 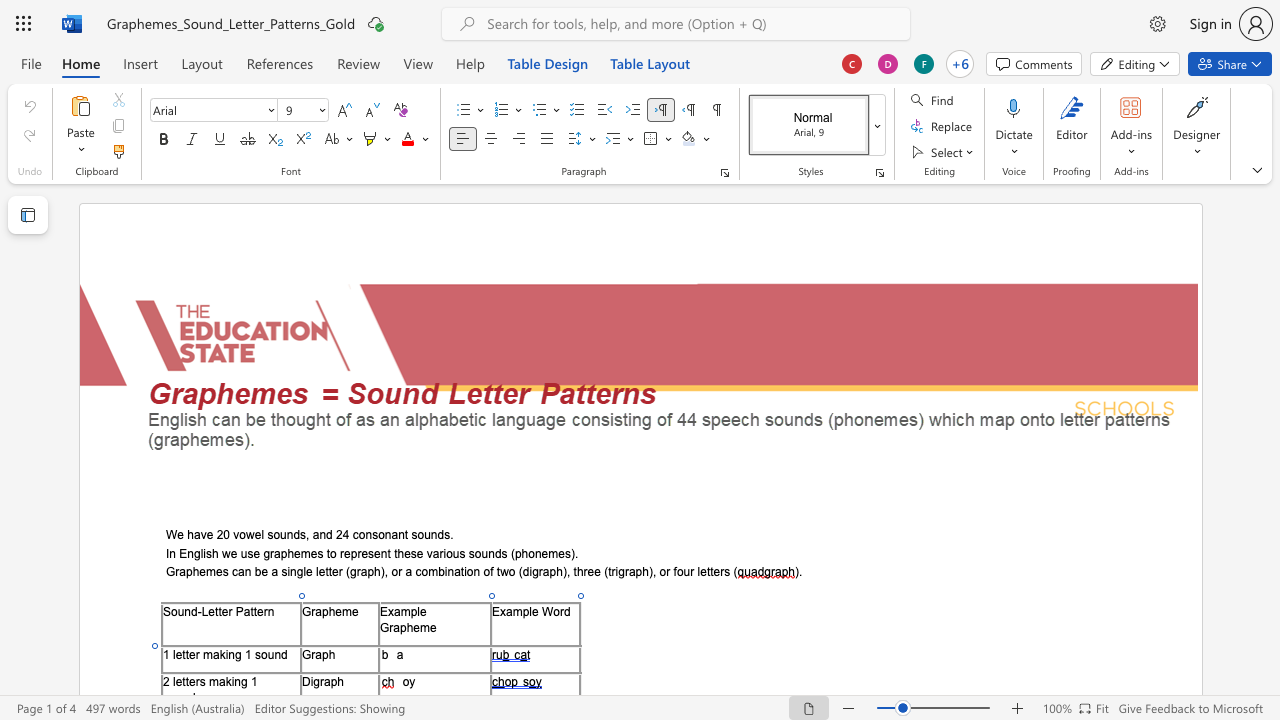 What do you see at coordinates (328, 654) in the screenshot?
I see `the space between the continuous character "p" and "h" in the text` at bounding box center [328, 654].